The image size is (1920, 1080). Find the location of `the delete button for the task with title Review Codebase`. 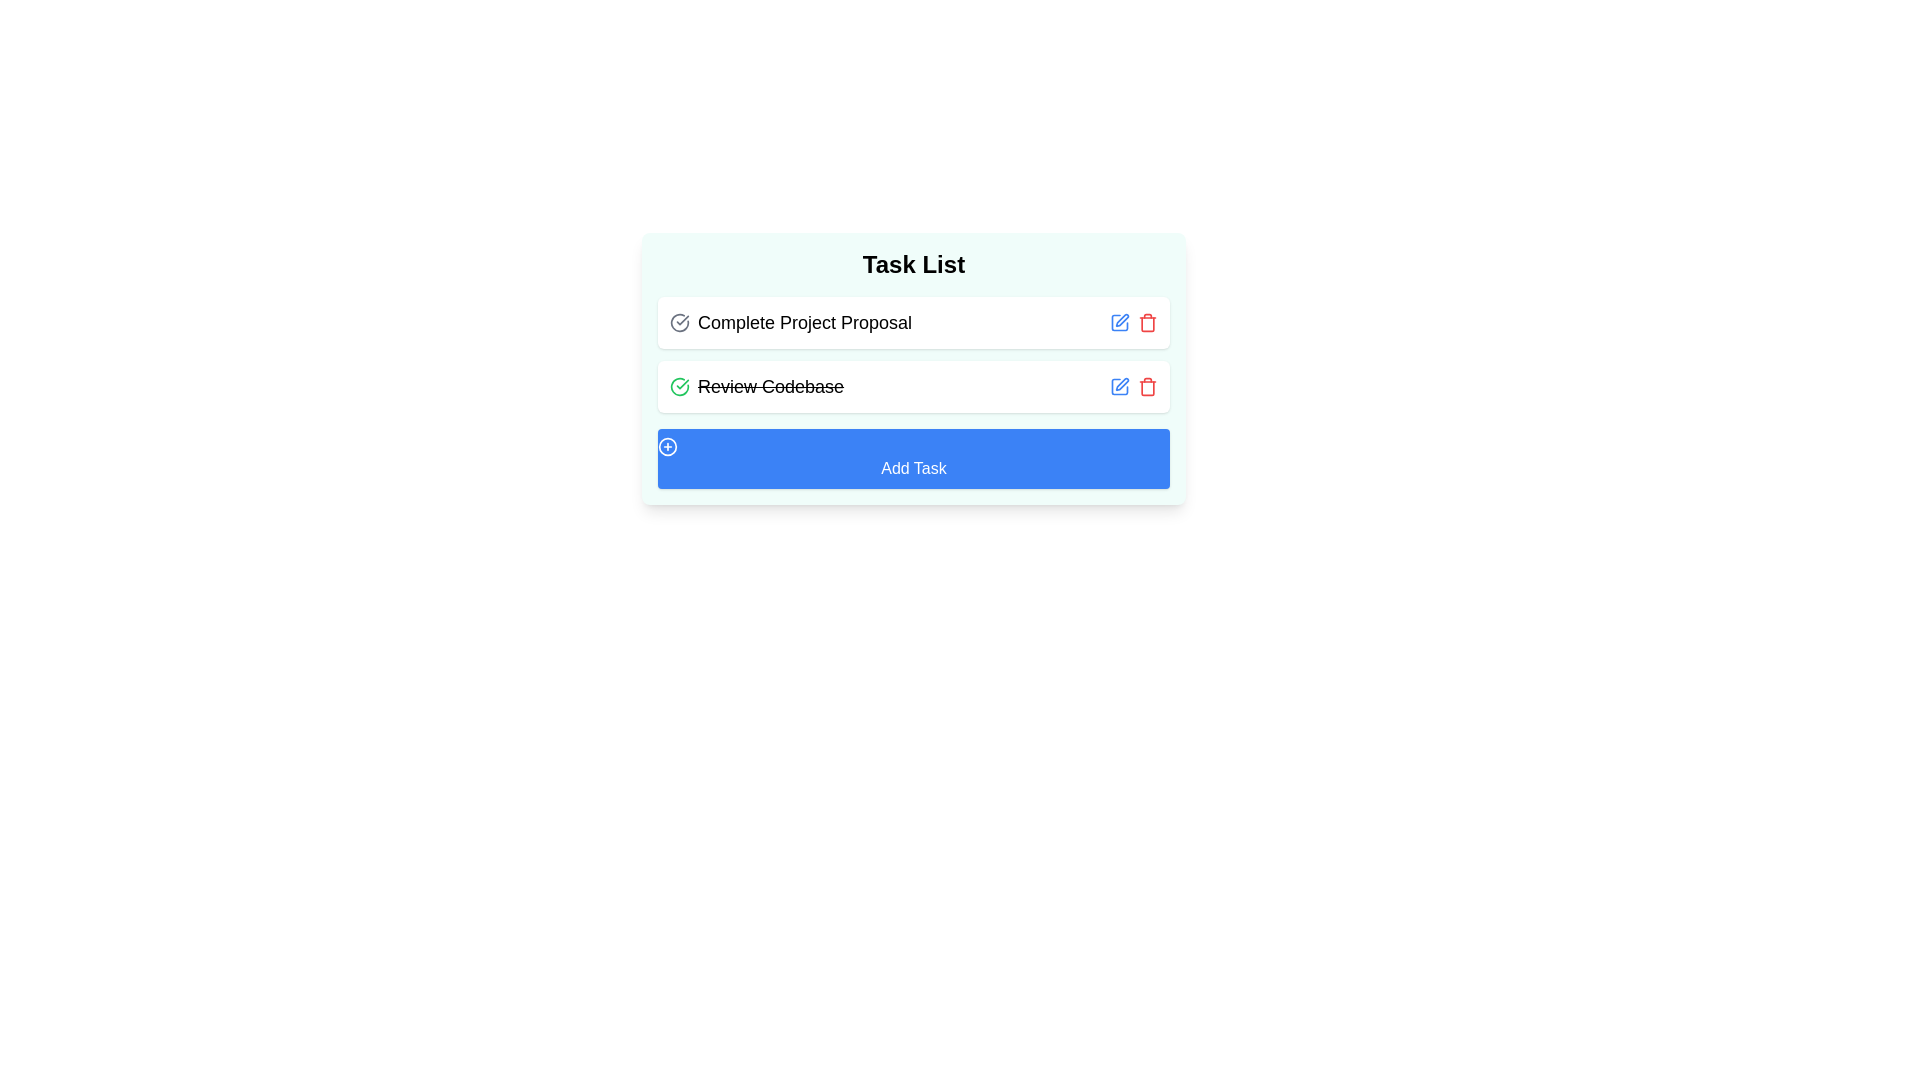

the delete button for the task with title Review Codebase is located at coordinates (1147, 386).